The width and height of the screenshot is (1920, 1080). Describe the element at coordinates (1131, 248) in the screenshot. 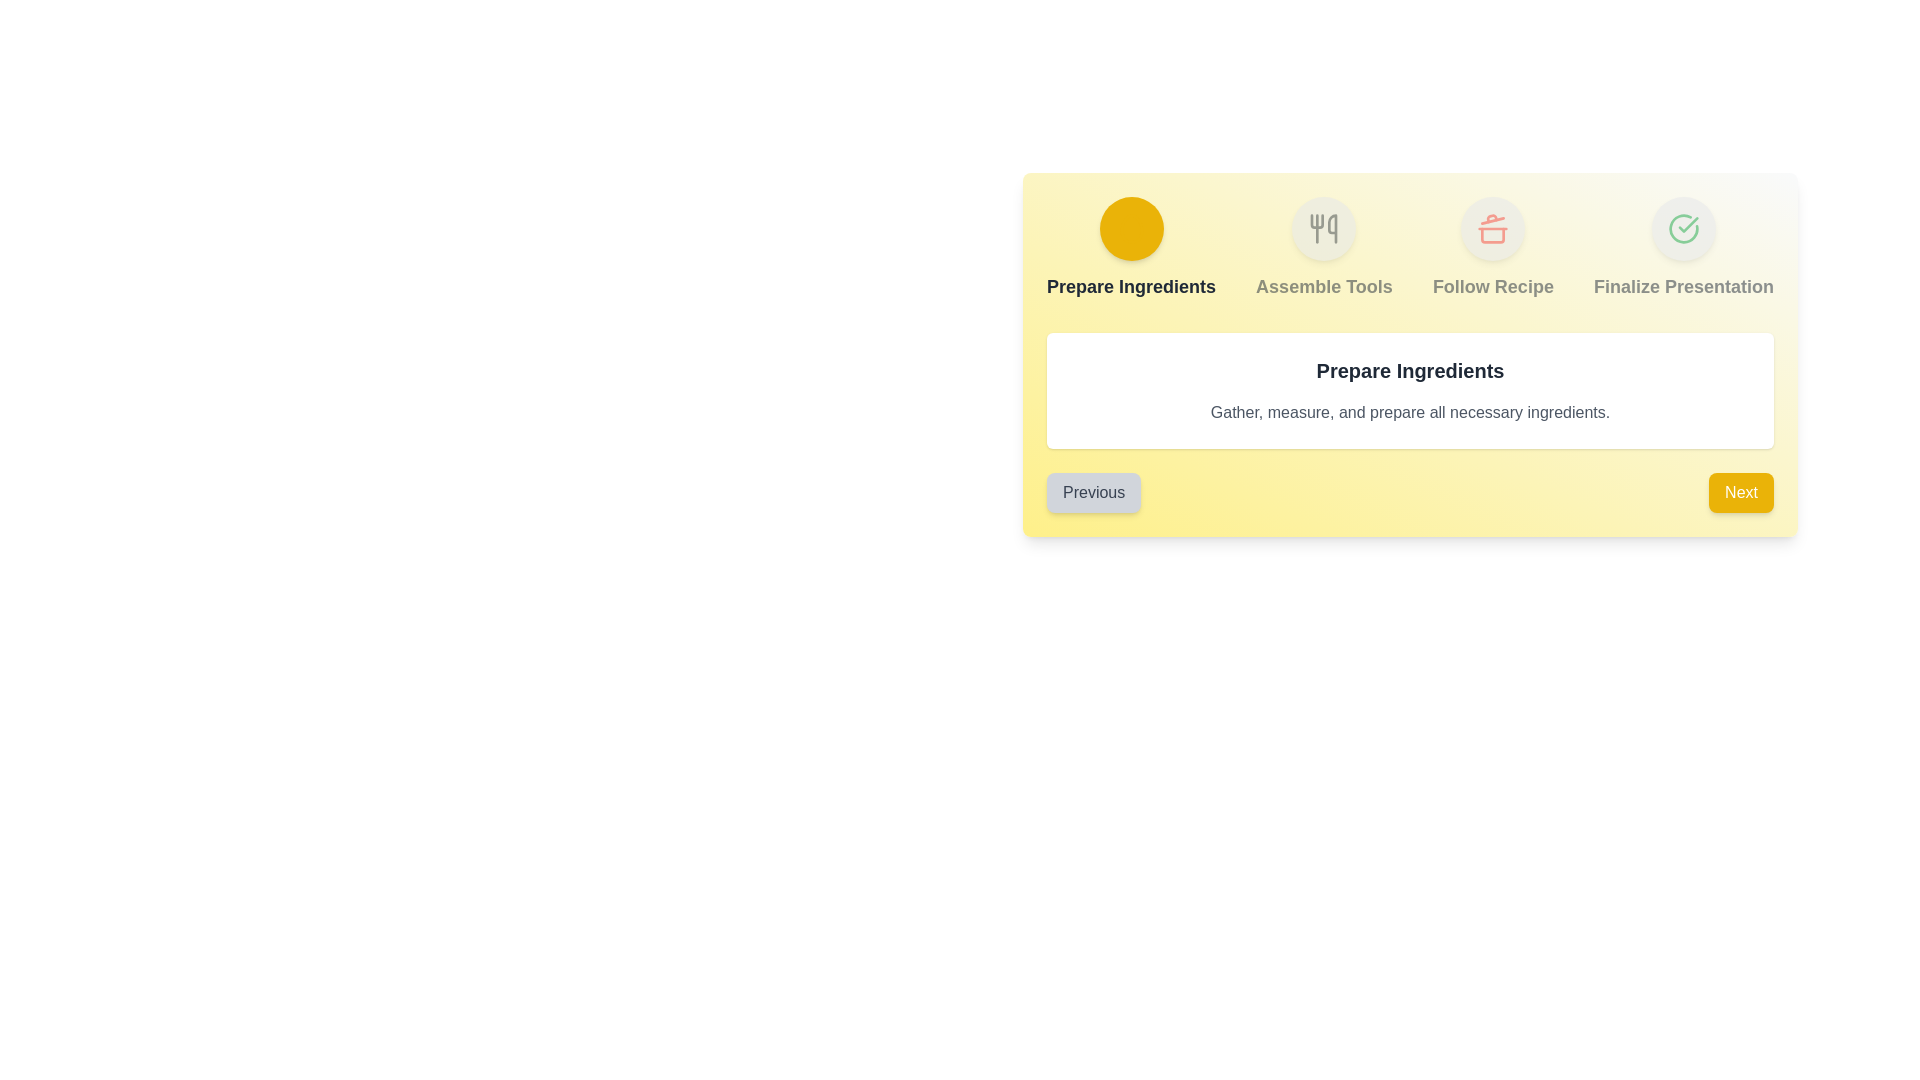

I see `the 'Prepare Ingredients' graphic element, which indicates the current step in the workflow process` at that location.